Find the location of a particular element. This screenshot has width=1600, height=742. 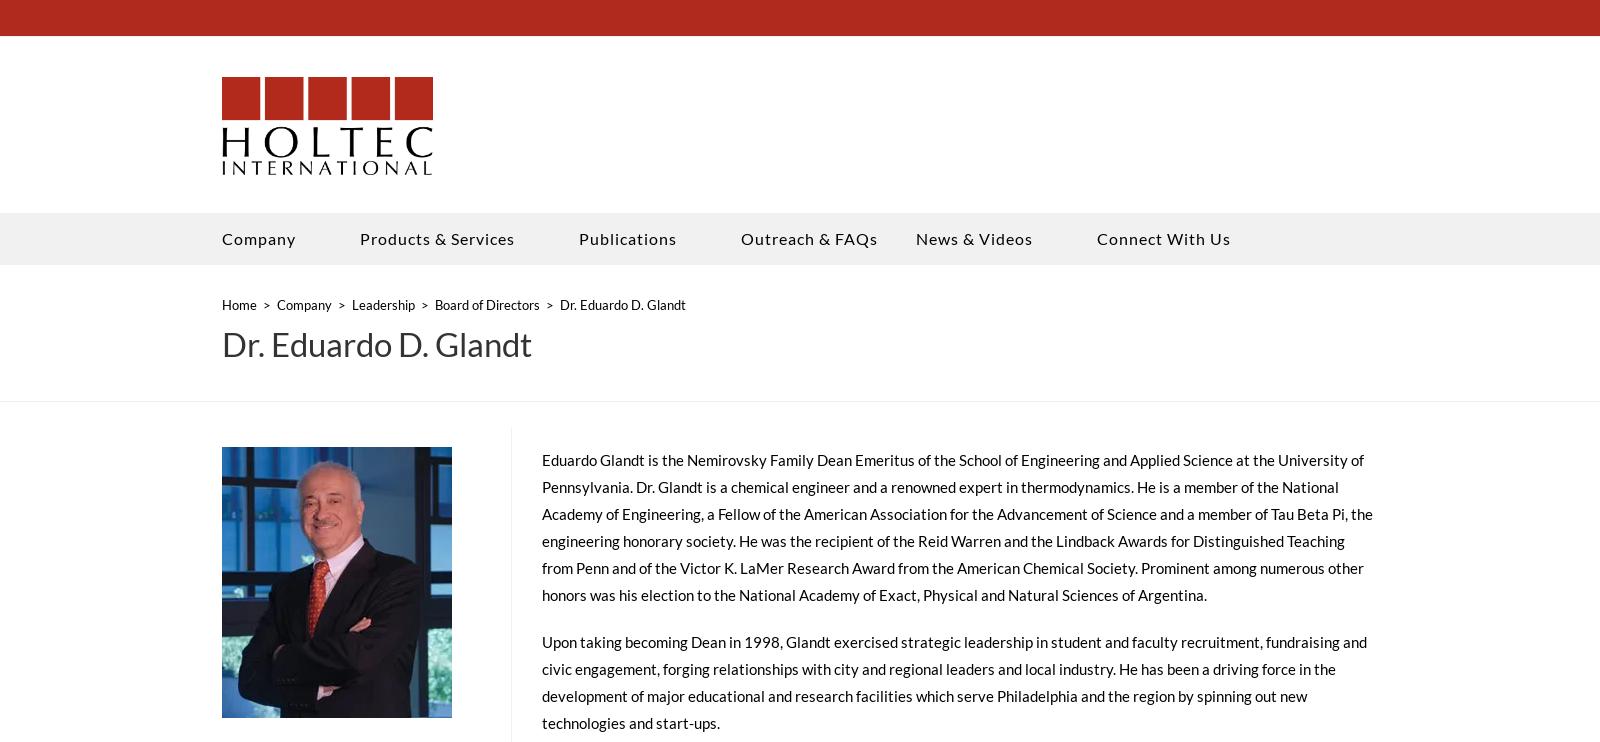

'No results found' is located at coordinates (199, 134).